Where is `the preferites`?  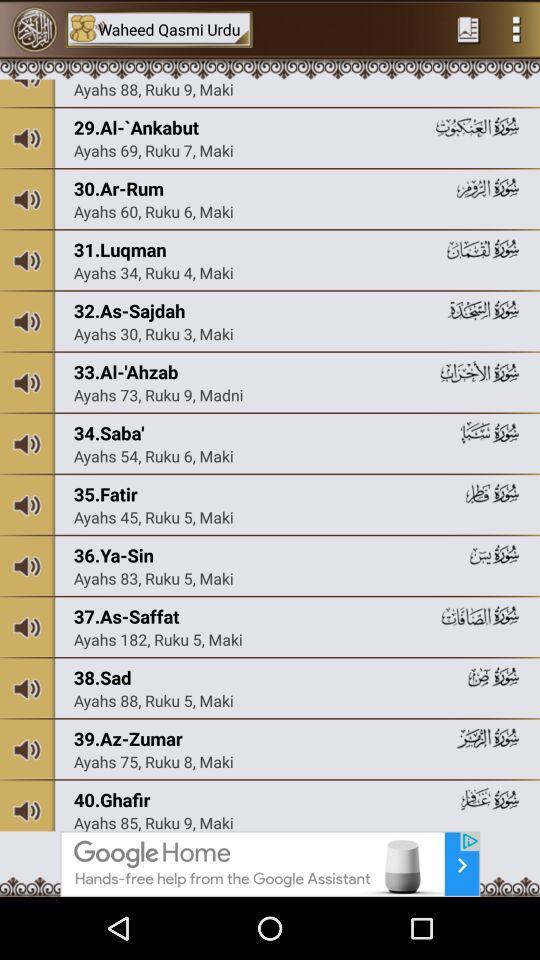 the preferites is located at coordinates (468, 28).